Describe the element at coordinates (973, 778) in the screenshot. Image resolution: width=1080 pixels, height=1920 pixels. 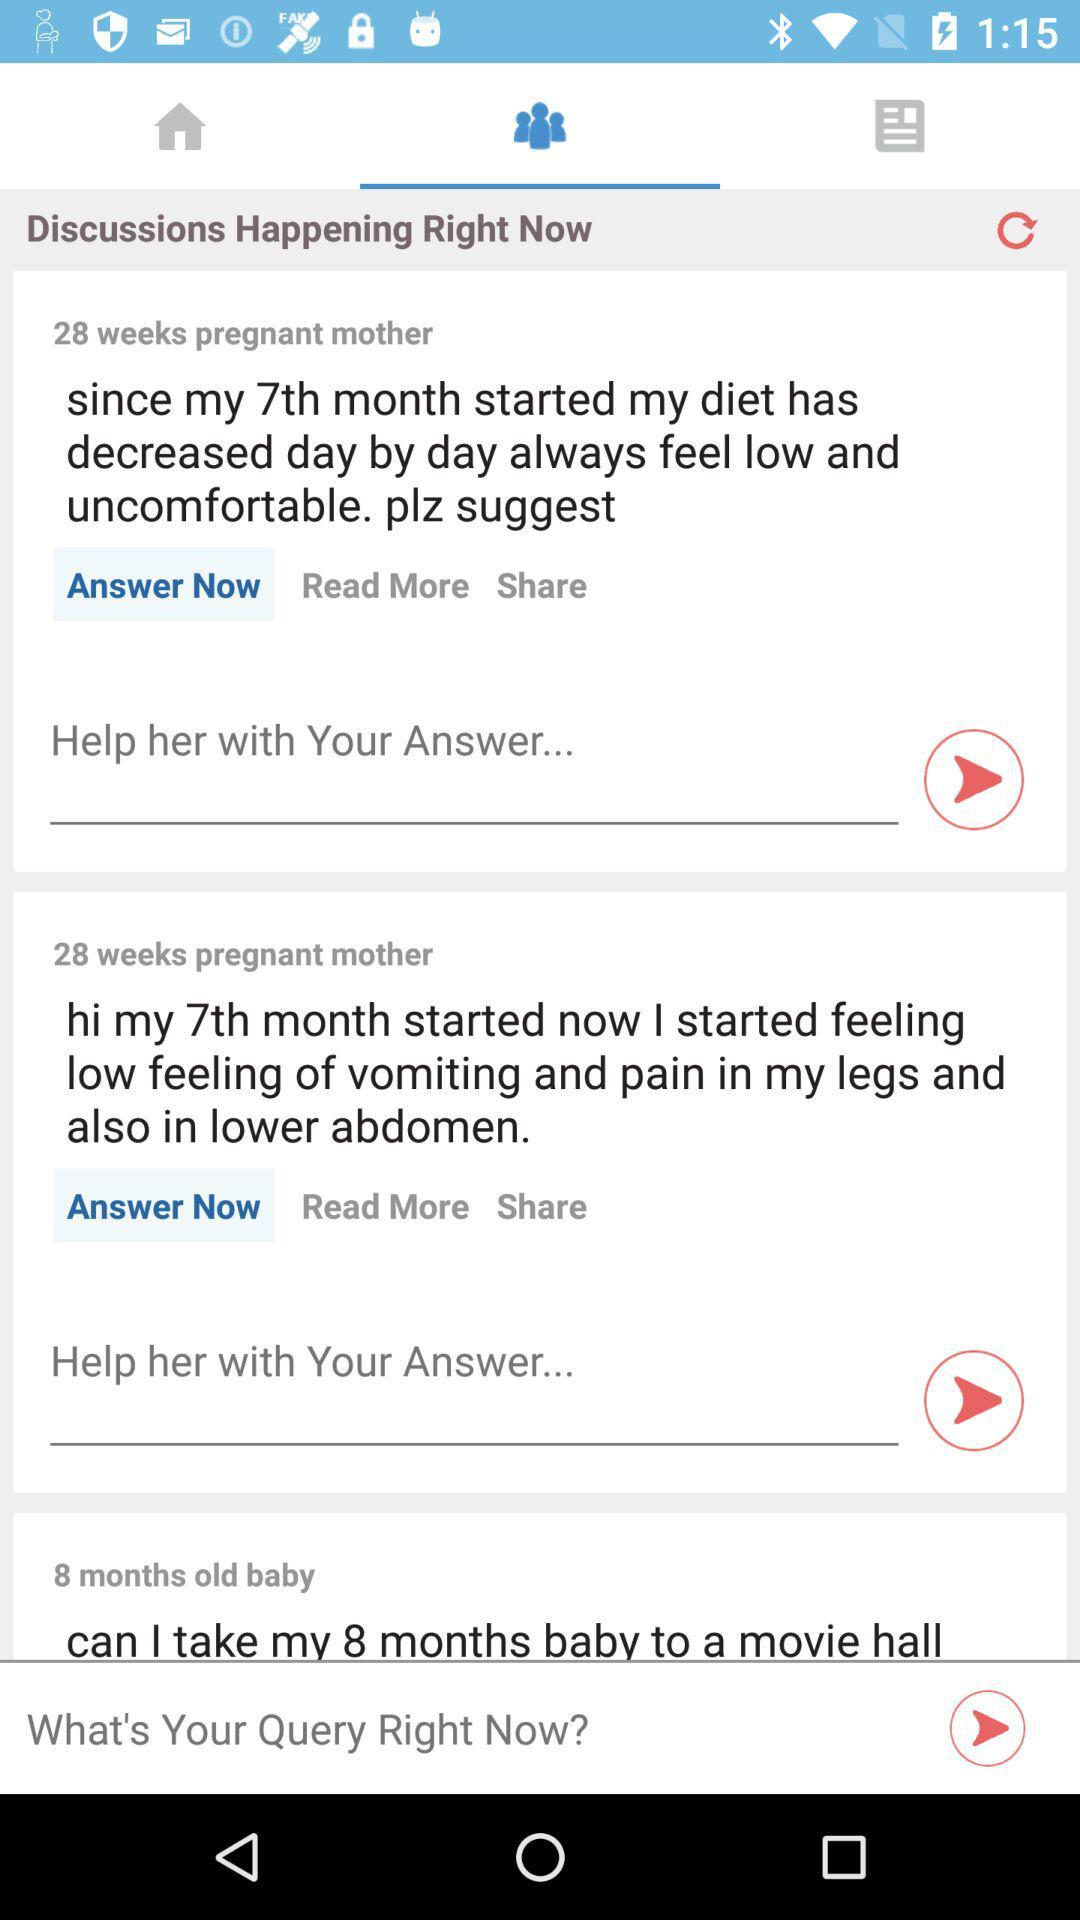
I see `play` at that location.